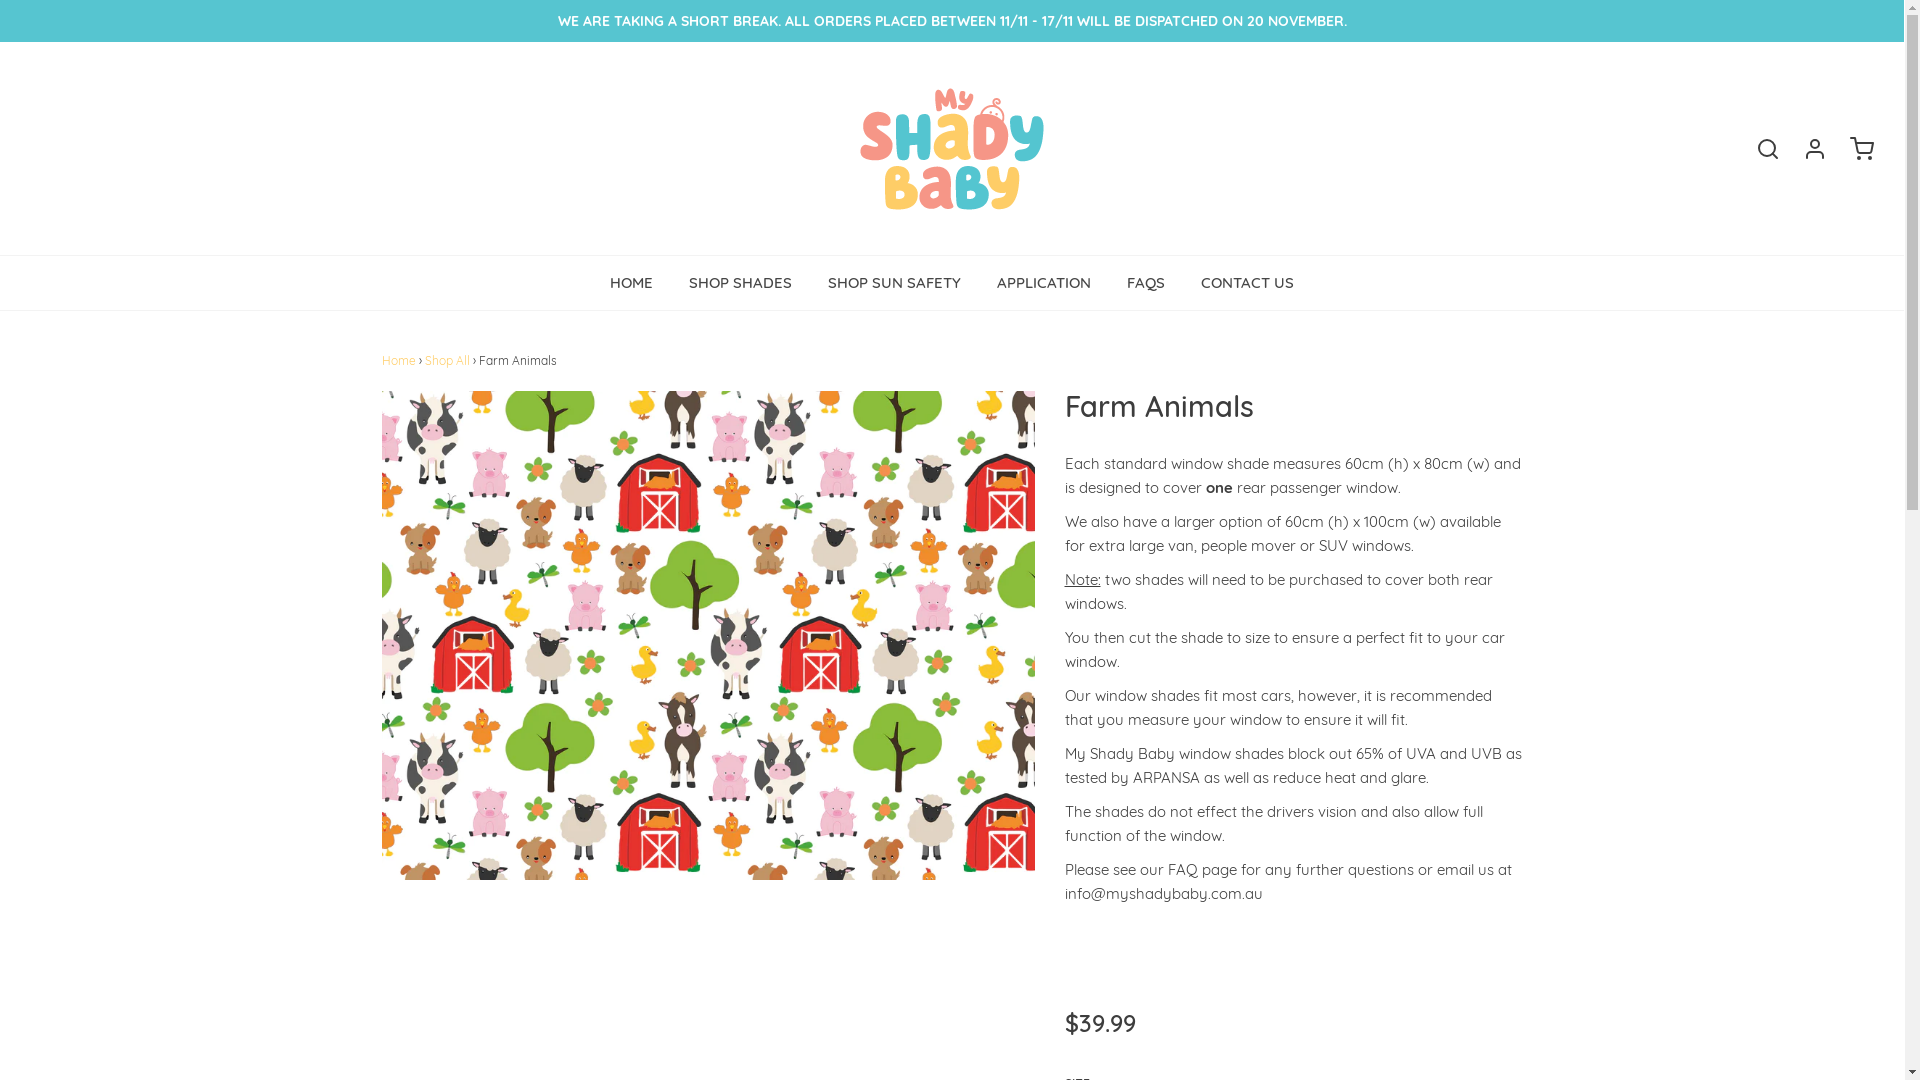  What do you see at coordinates (1851, 148) in the screenshot?
I see `'Cart'` at bounding box center [1851, 148].